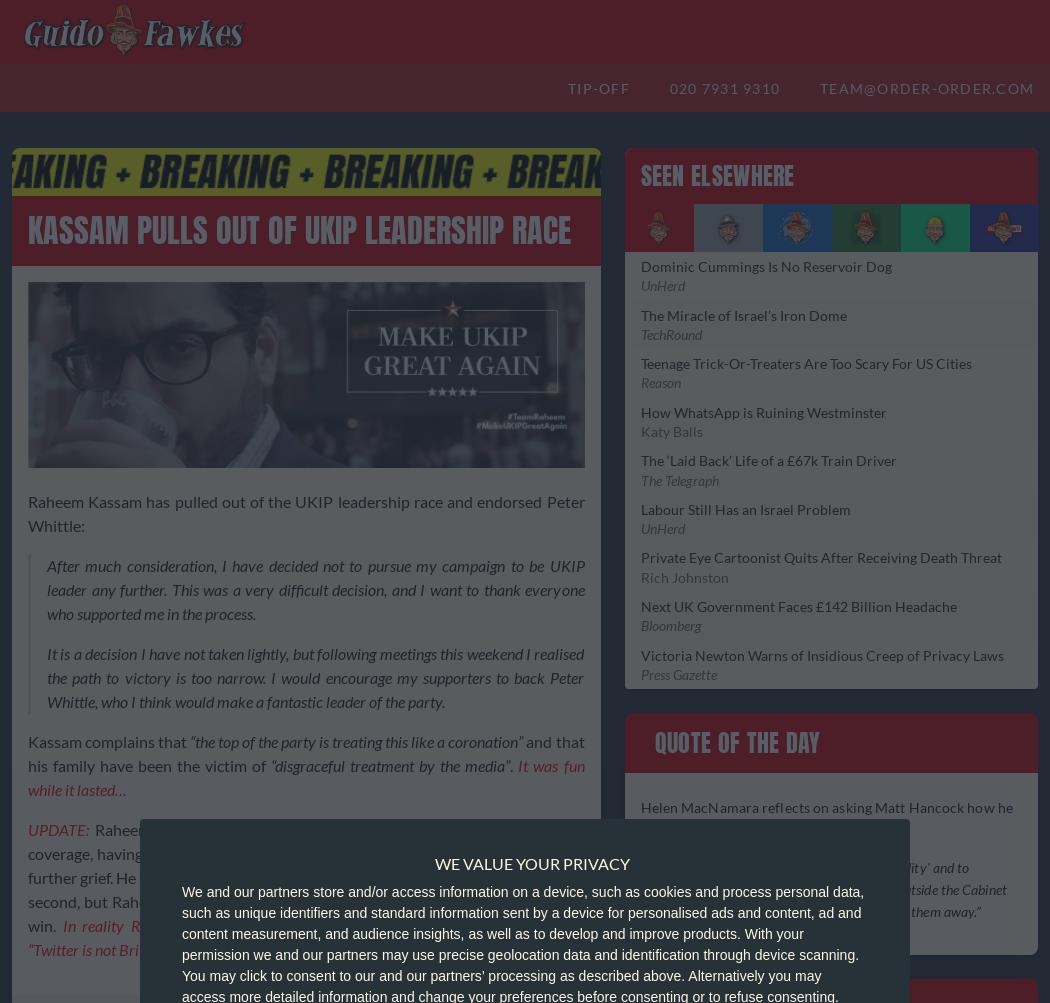  Describe the element at coordinates (683, 575) in the screenshot. I see `'Rich Johnston'` at that location.